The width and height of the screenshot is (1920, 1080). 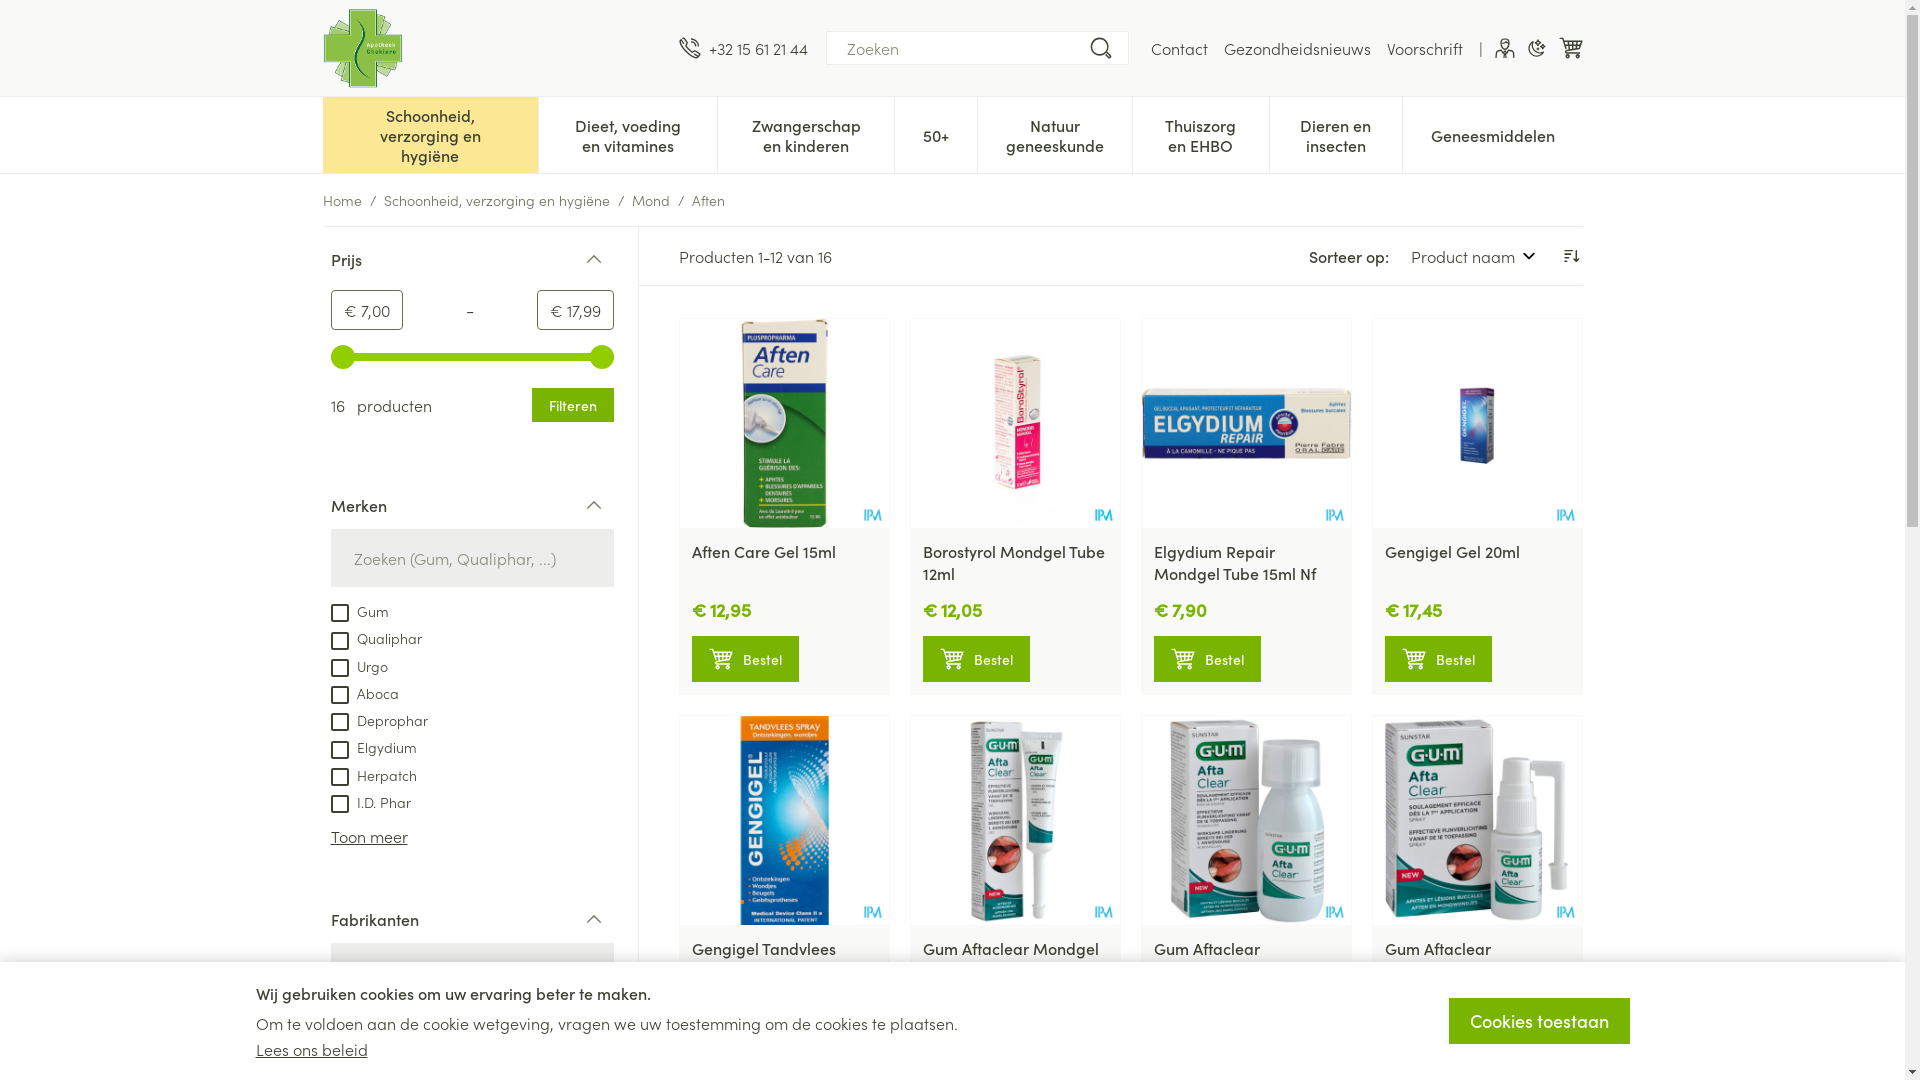 What do you see at coordinates (1492, 132) in the screenshot?
I see `'Geneesmiddelen'` at bounding box center [1492, 132].